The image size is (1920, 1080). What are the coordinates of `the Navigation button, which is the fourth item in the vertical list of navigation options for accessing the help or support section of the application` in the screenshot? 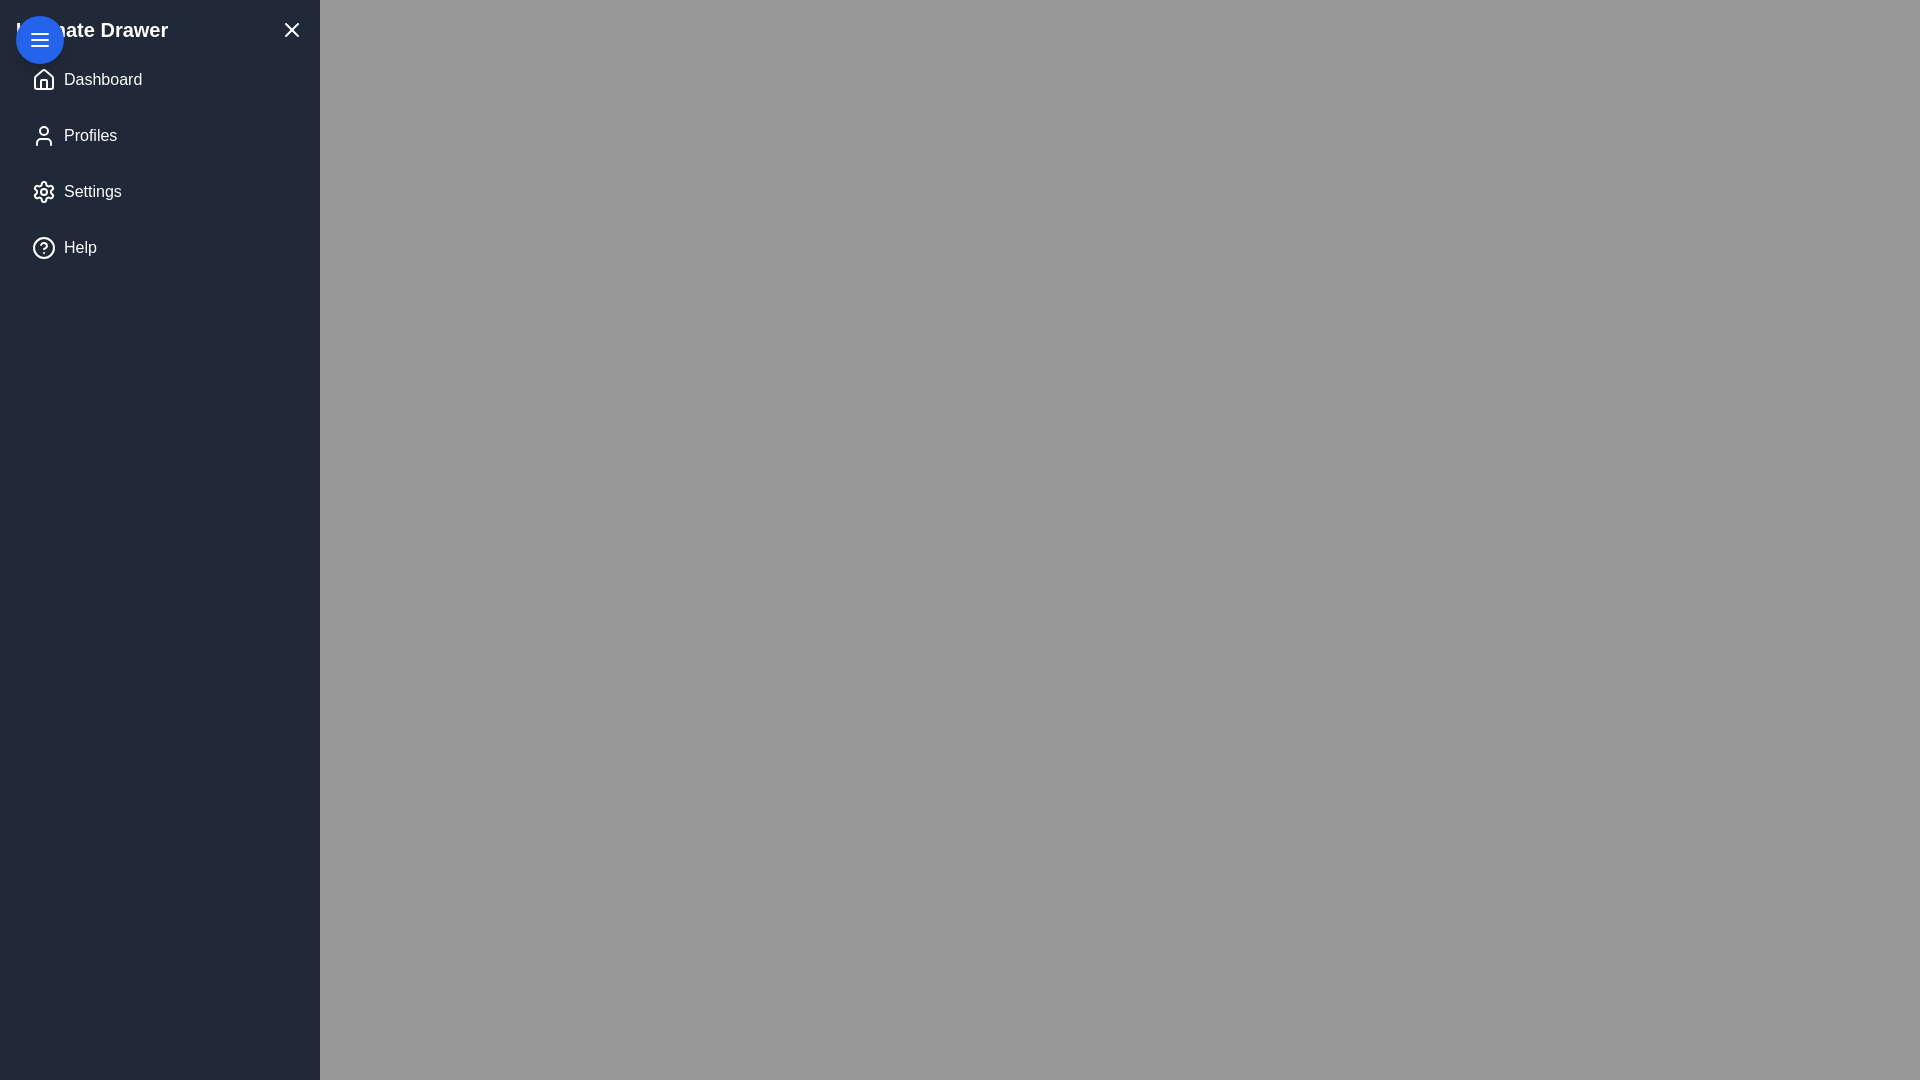 It's located at (158, 246).